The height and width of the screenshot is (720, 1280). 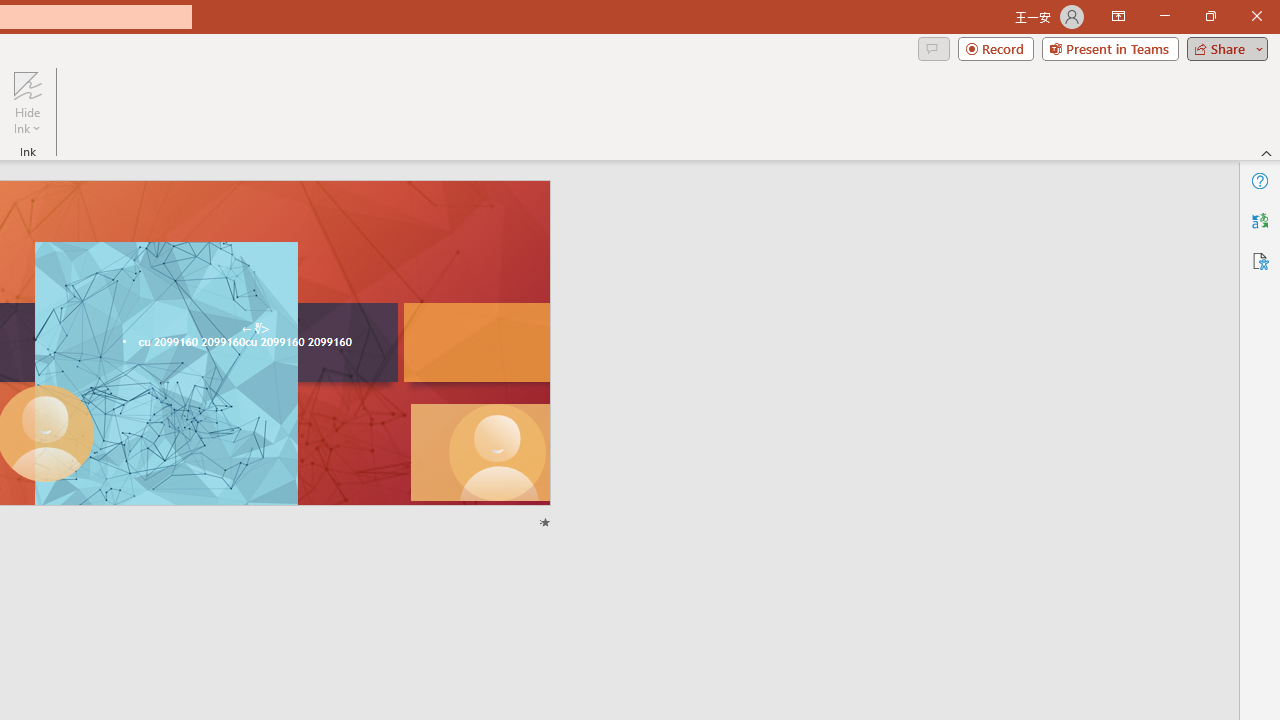 I want to click on 'More Options', so click(x=27, y=121).